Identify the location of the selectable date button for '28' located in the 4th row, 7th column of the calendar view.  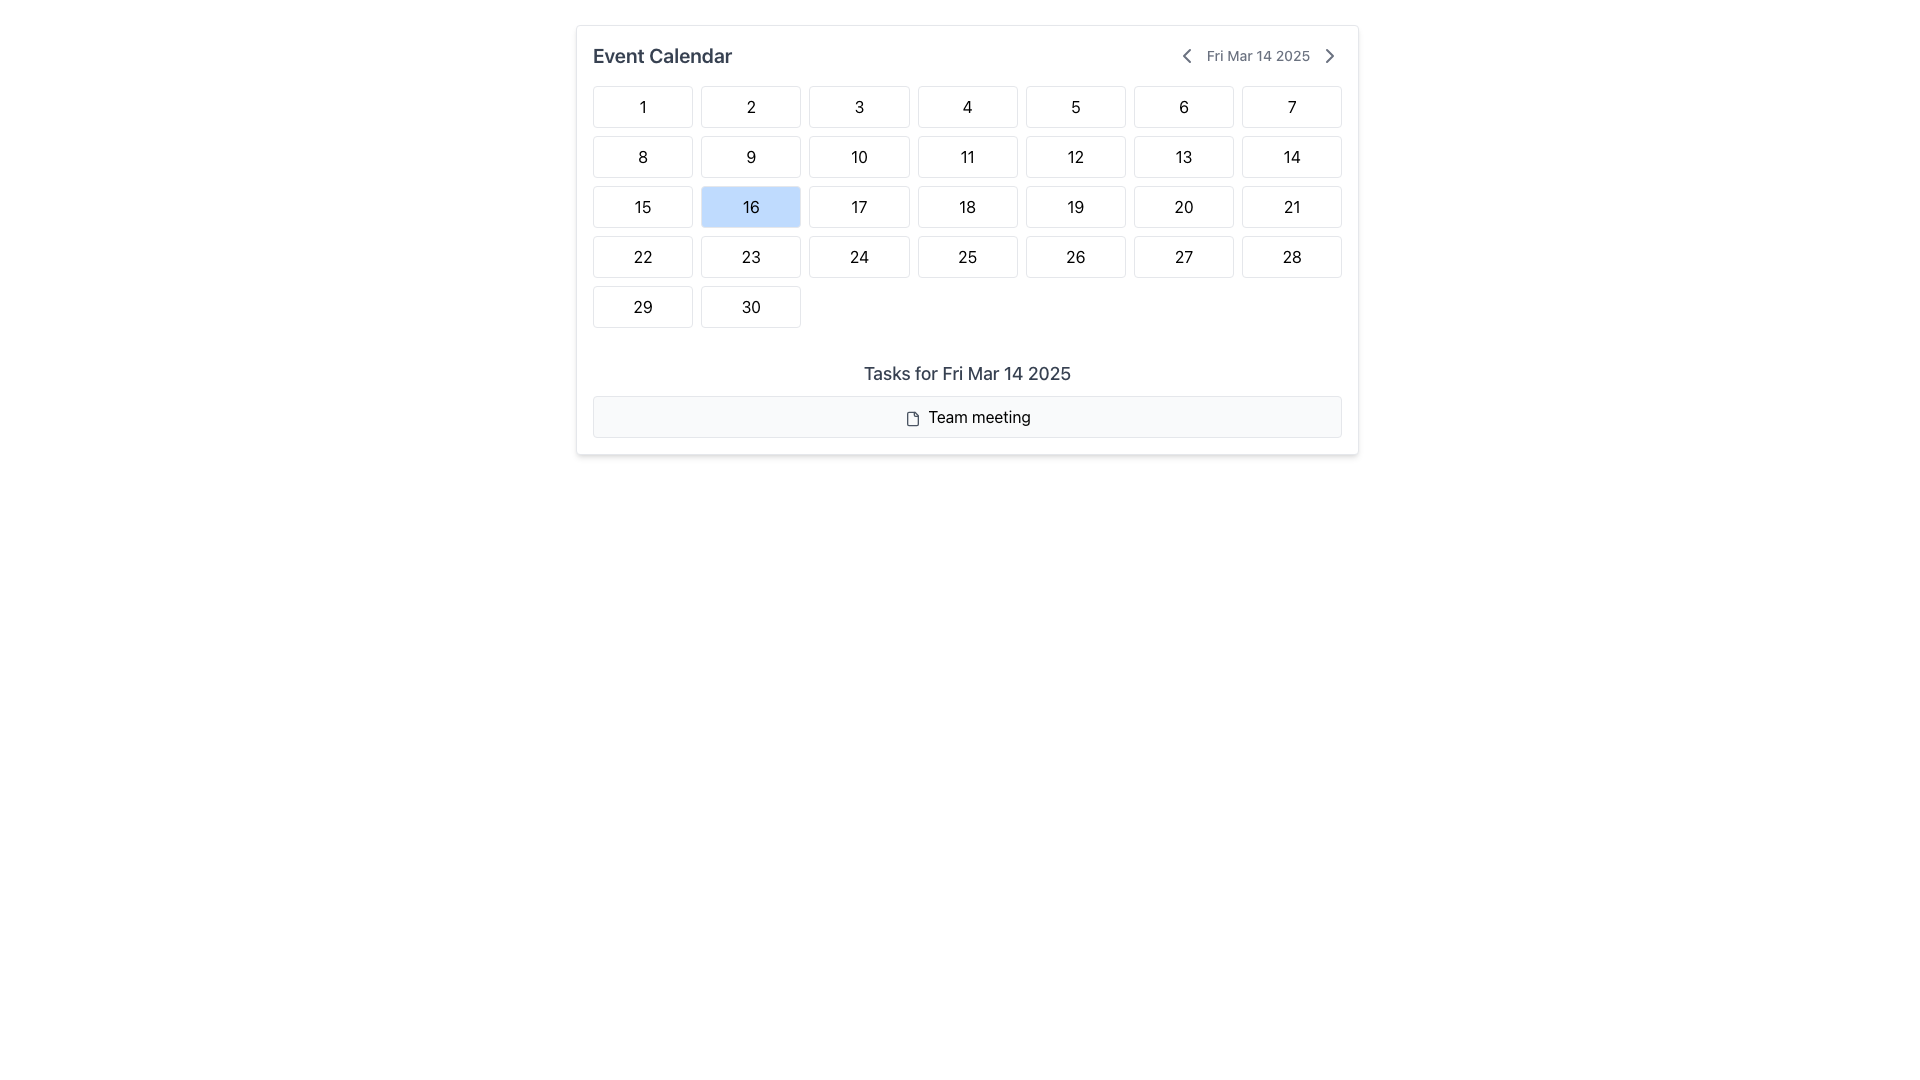
(1292, 256).